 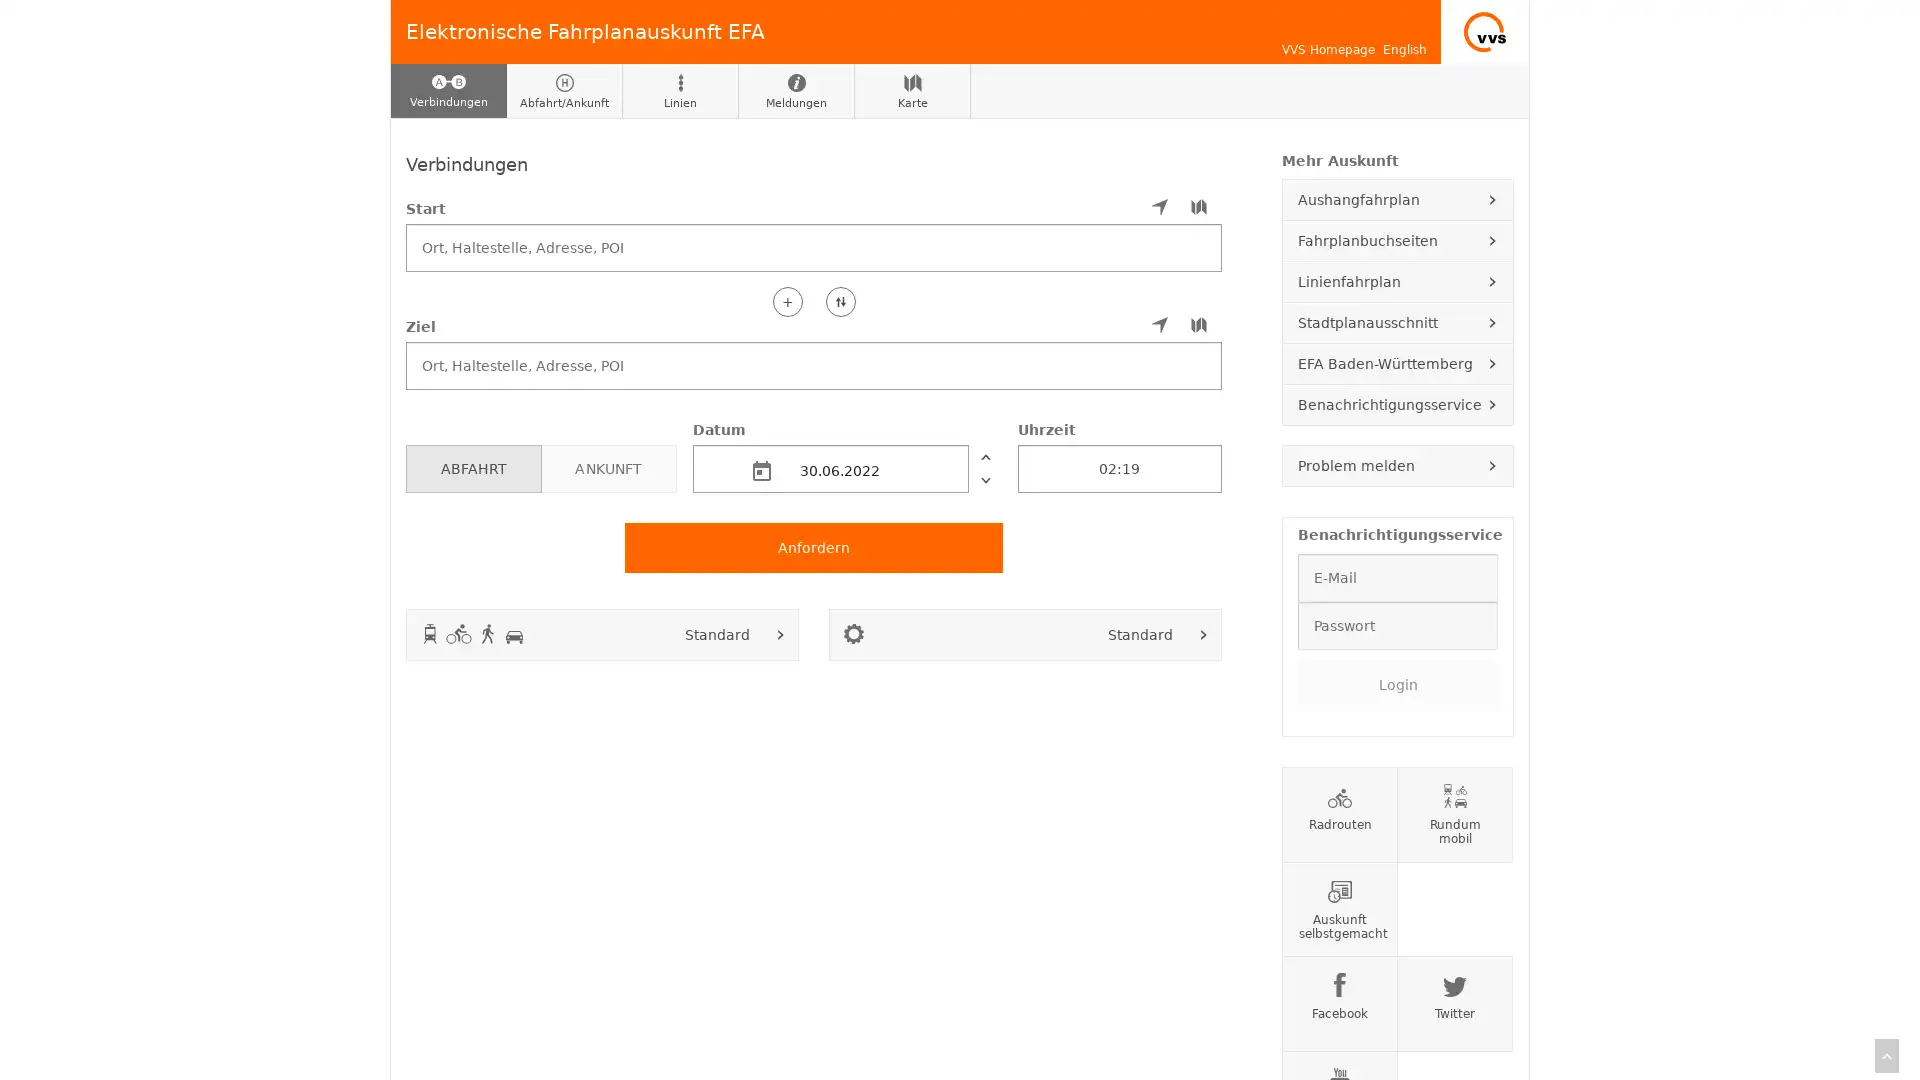 I want to click on +, so click(x=786, y=300).